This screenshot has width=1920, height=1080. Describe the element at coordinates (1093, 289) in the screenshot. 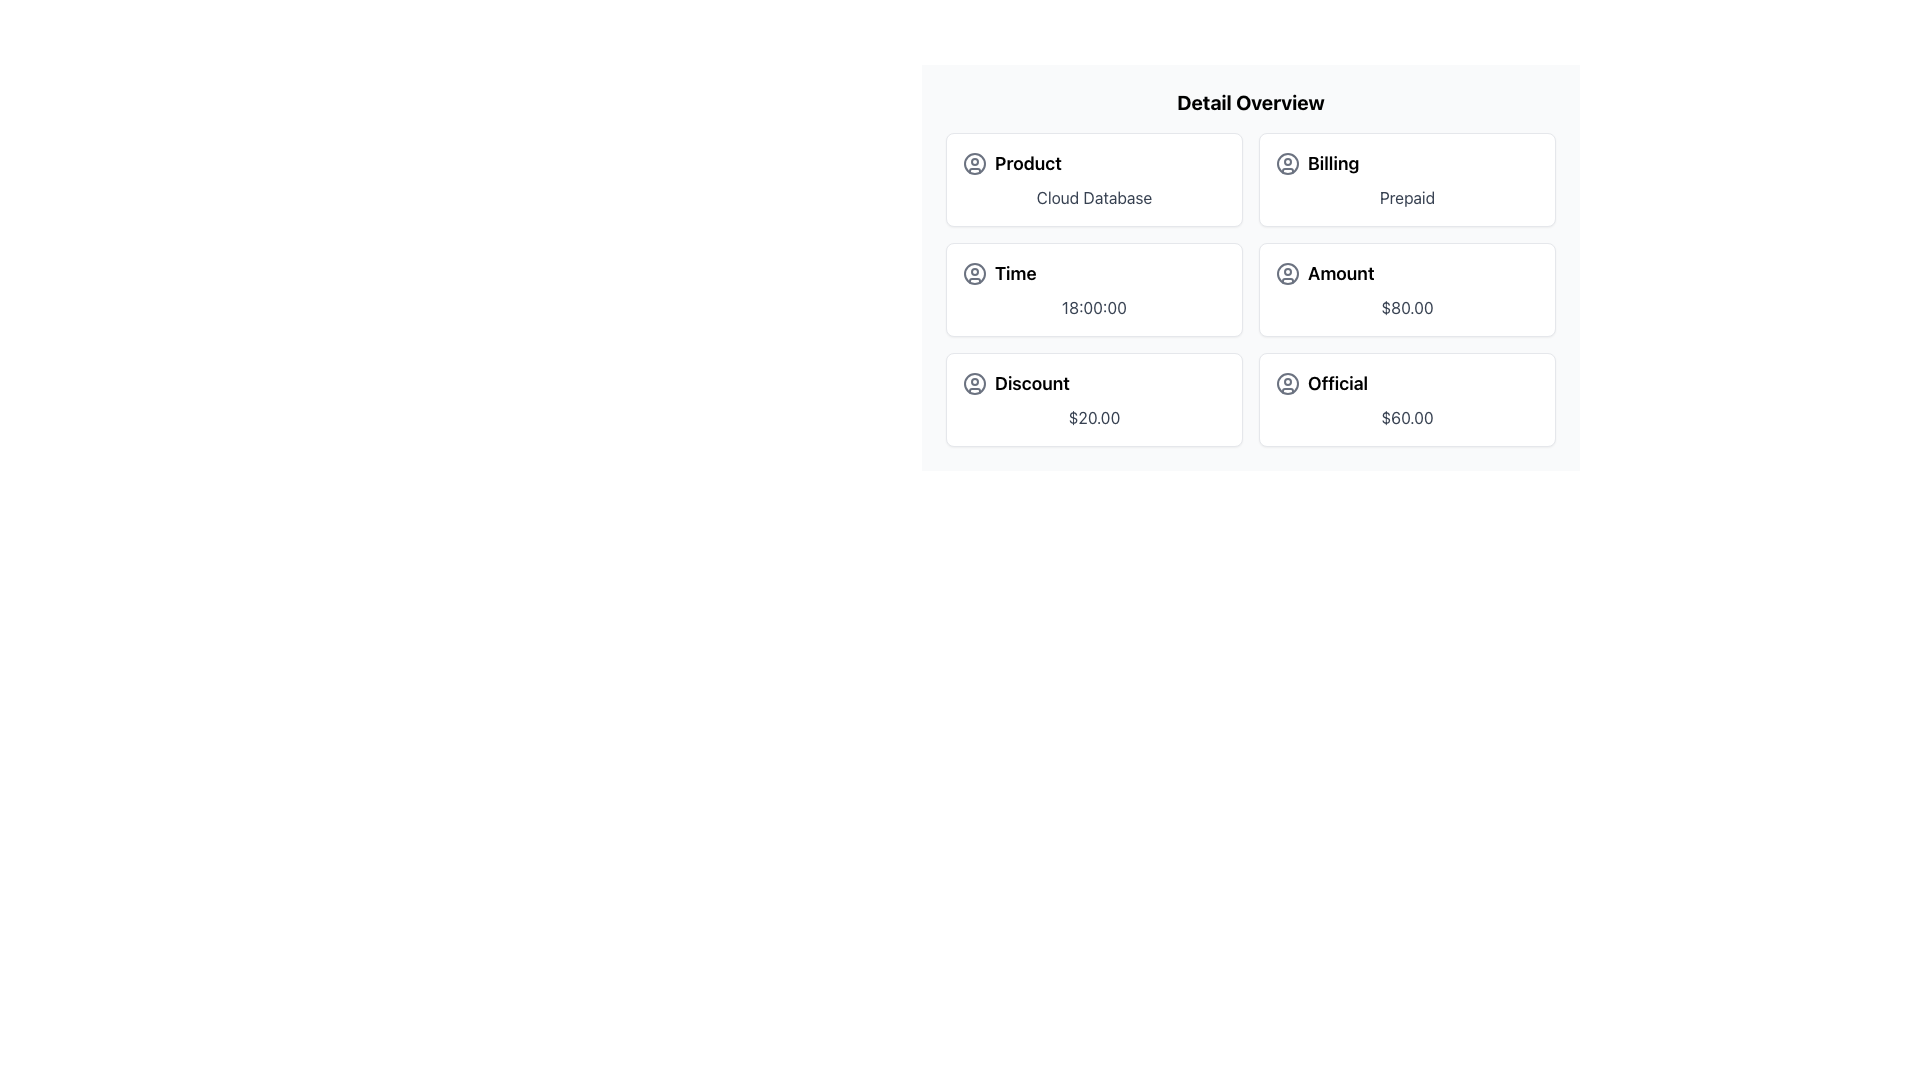

I see `the card displaying the label 'Time' with a value of '18:00:00'` at that location.